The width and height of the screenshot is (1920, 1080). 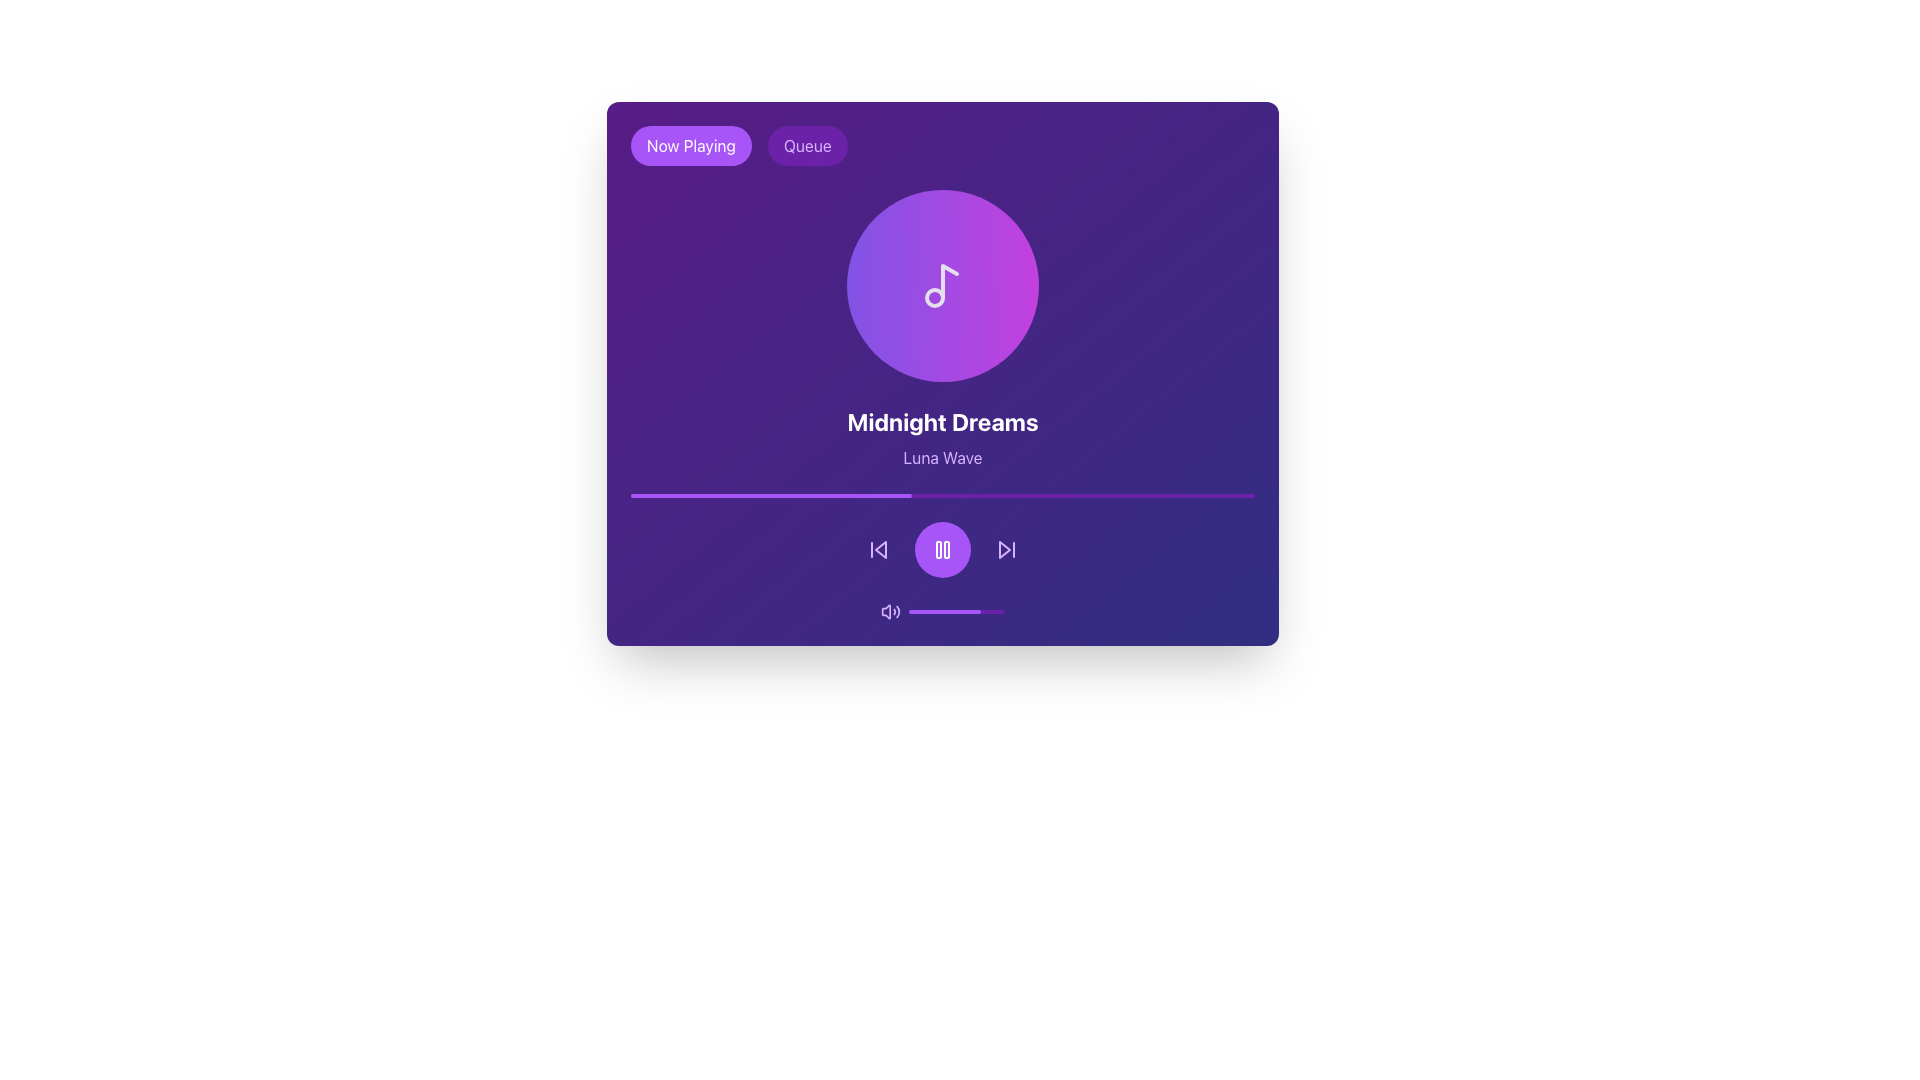 What do you see at coordinates (890, 611) in the screenshot?
I see `the minimalist purple speaker icon with sound waves, located to the left of the progress bar in the music playback section` at bounding box center [890, 611].